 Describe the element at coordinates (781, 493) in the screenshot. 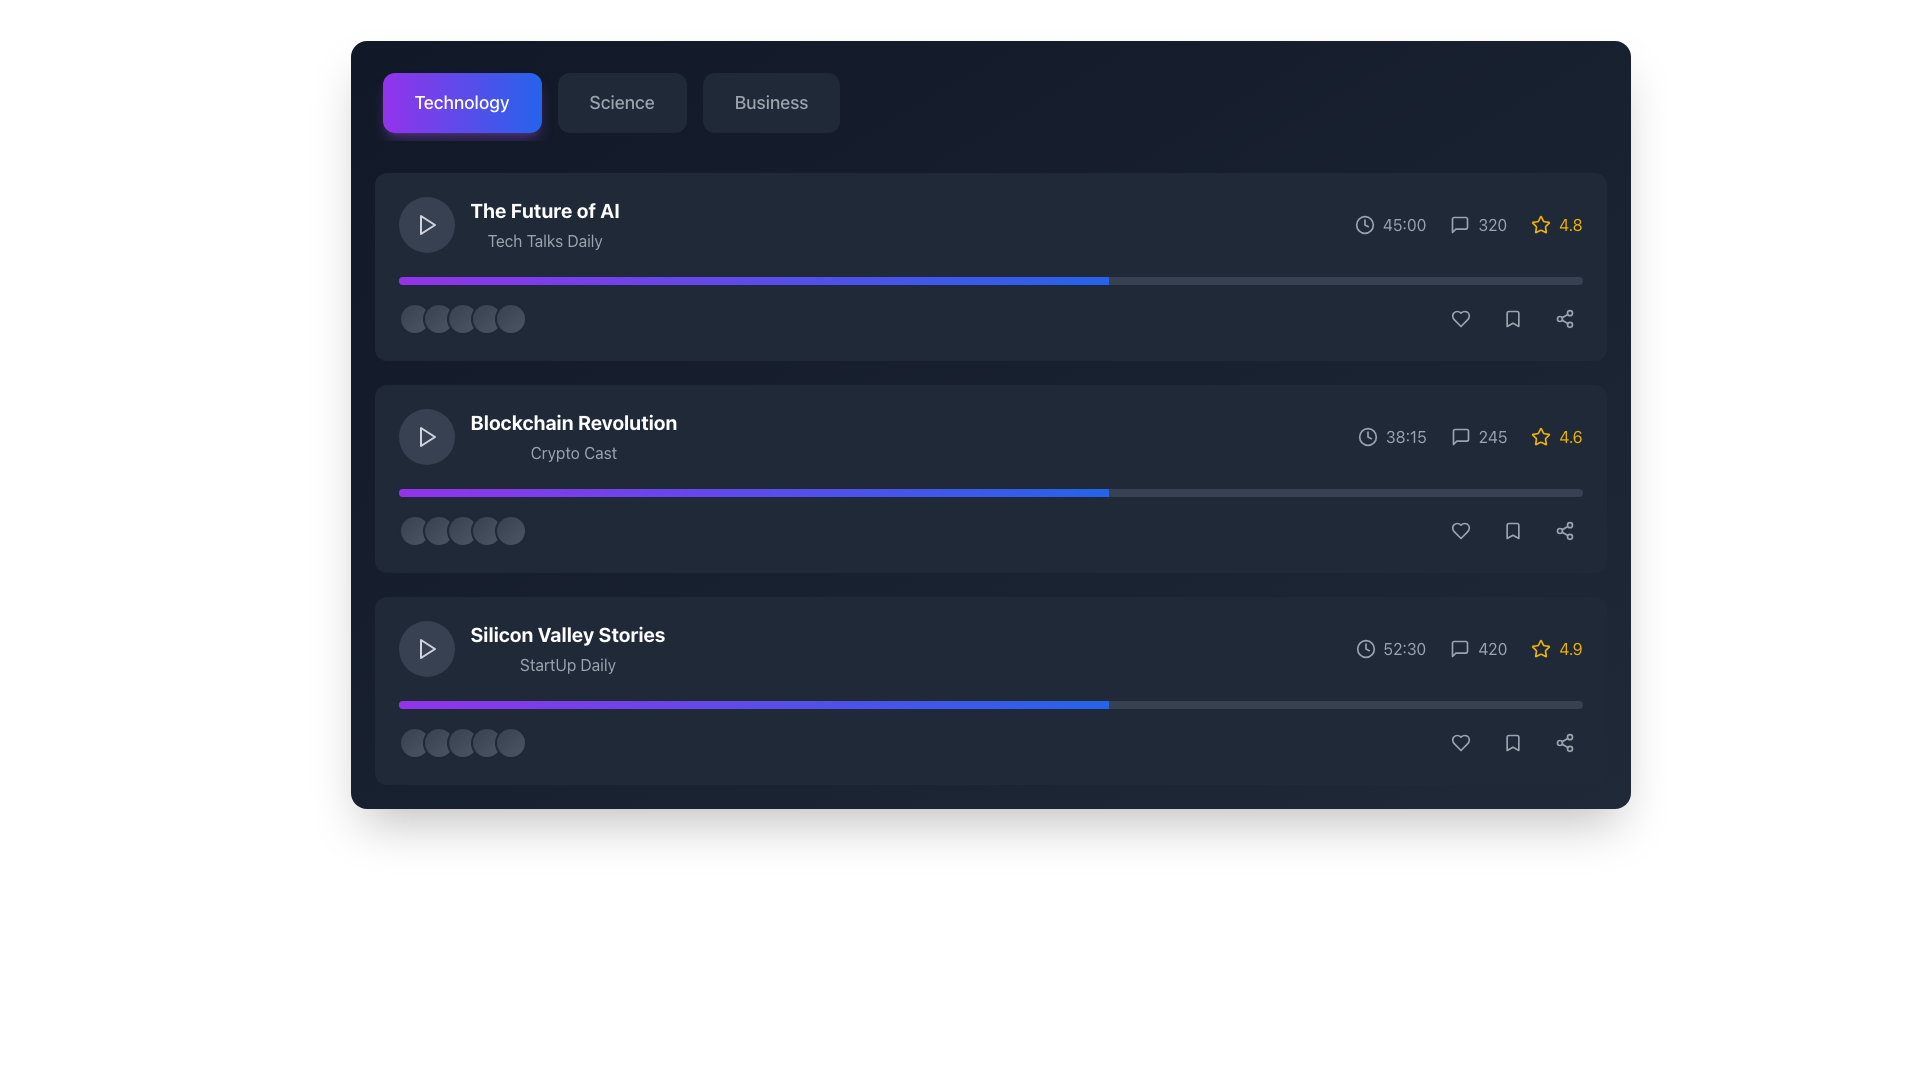

I see `progress` at that location.